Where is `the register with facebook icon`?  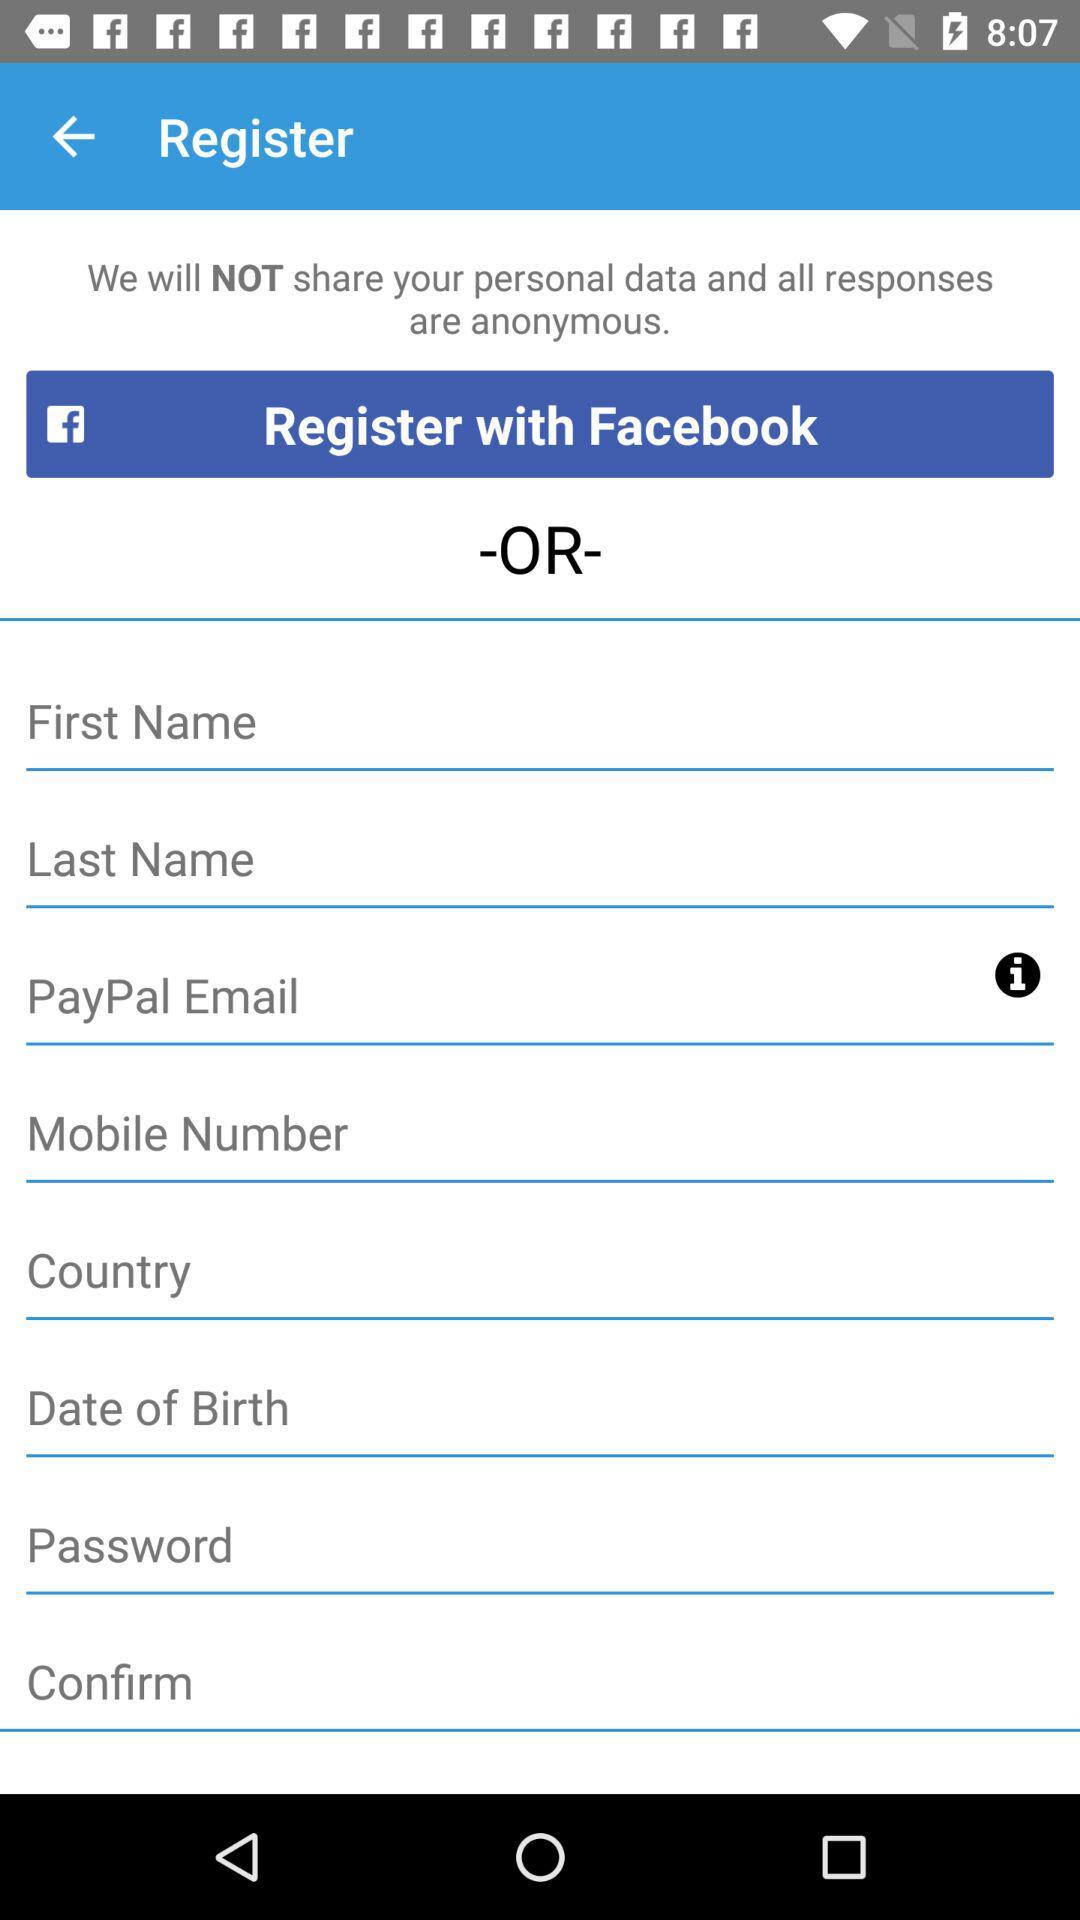 the register with facebook icon is located at coordinates (540, 423).